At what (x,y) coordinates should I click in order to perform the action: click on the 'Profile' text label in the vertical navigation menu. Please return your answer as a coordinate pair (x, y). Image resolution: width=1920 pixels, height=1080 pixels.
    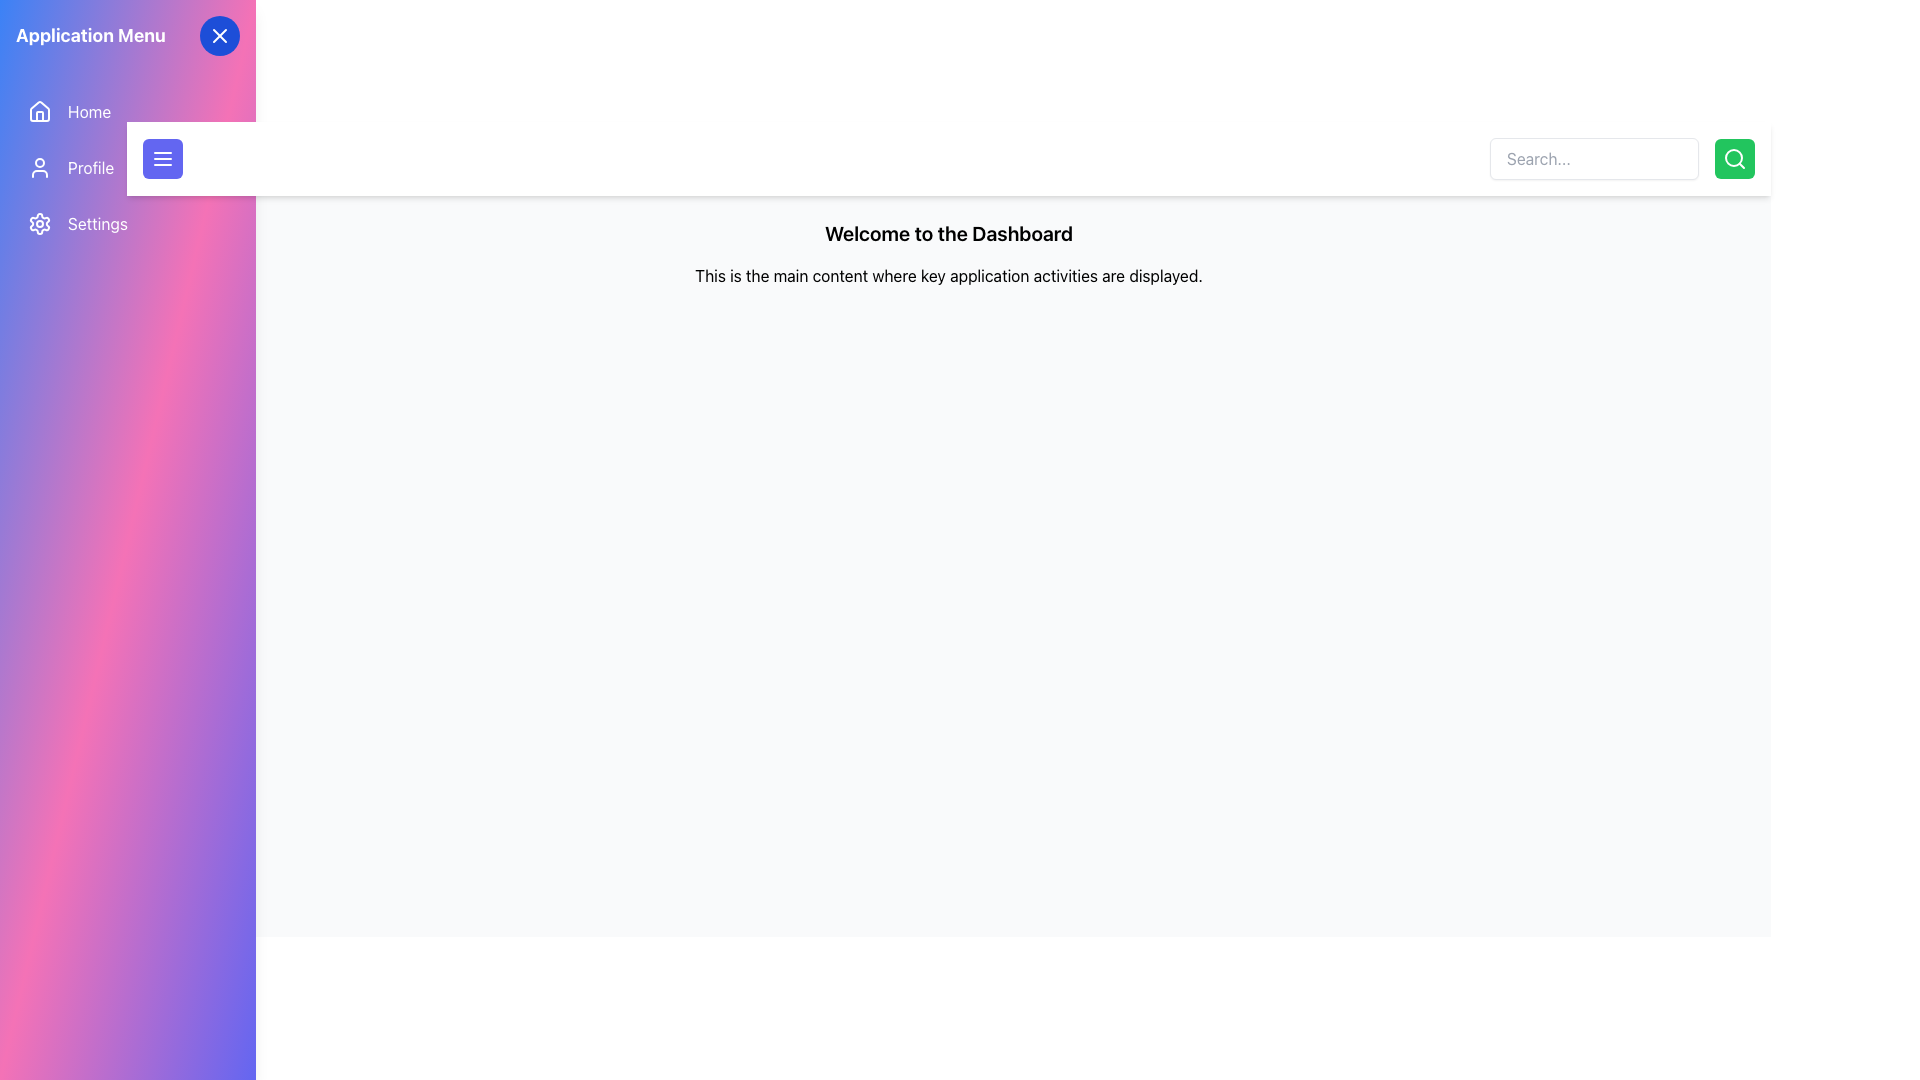
    Looking at the image, I should click on (90, 167).